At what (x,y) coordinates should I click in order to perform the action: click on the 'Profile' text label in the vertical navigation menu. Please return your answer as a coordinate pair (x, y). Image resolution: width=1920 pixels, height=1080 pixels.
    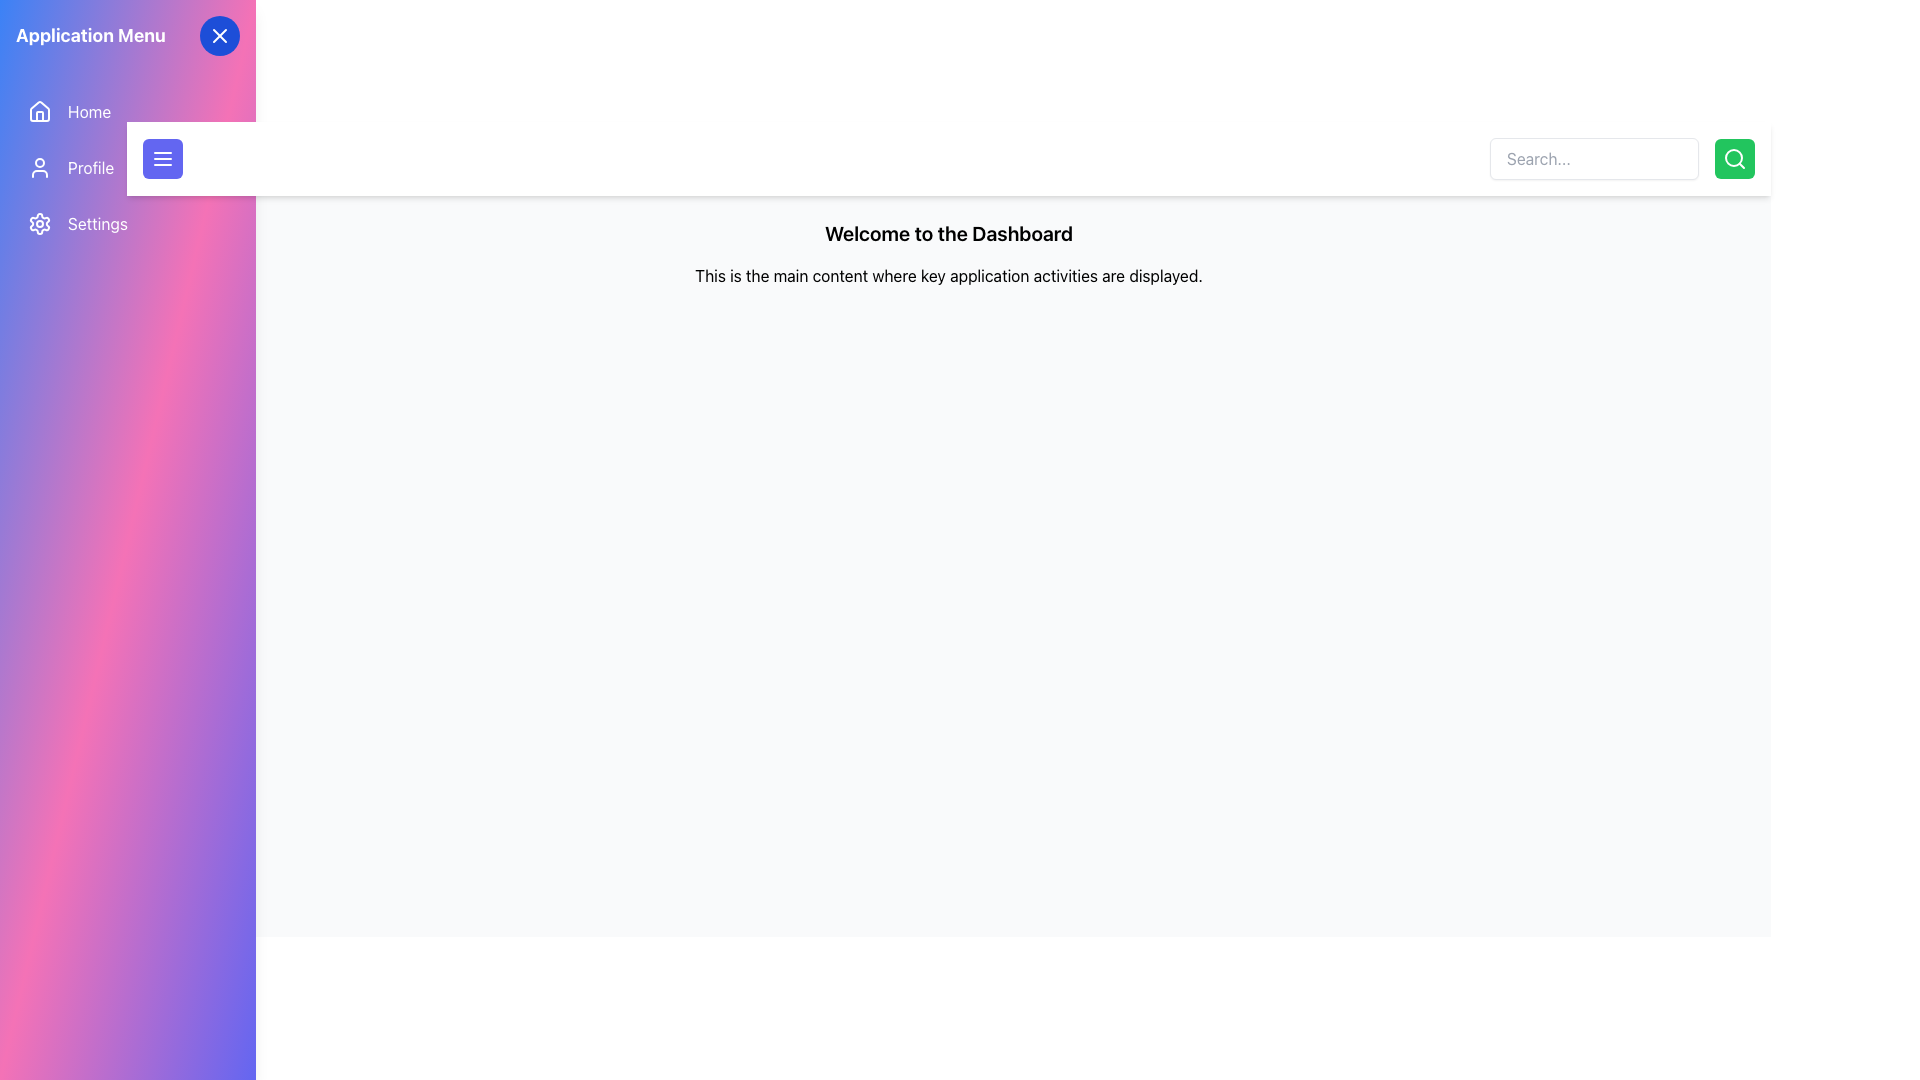
    Looking at the image, I should click on (90, 167).